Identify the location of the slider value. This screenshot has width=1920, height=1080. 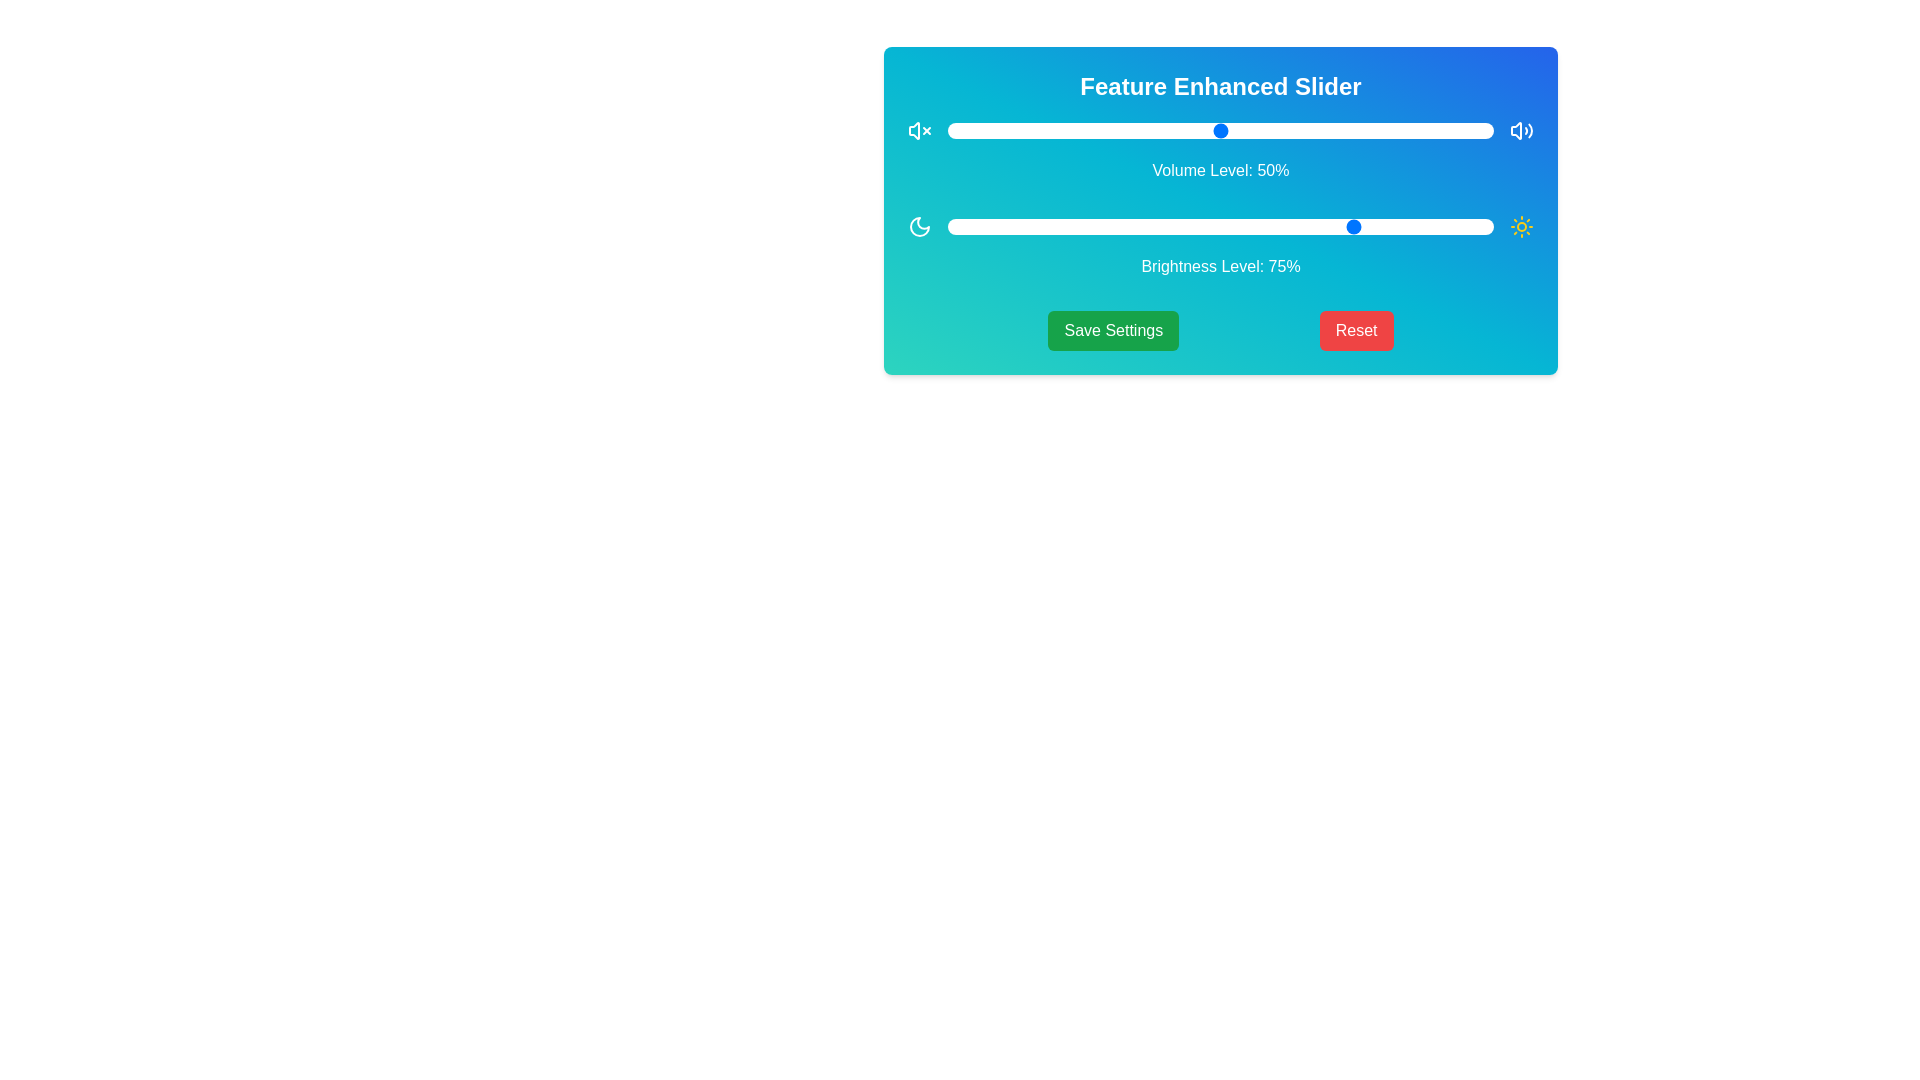
(1013, 131).